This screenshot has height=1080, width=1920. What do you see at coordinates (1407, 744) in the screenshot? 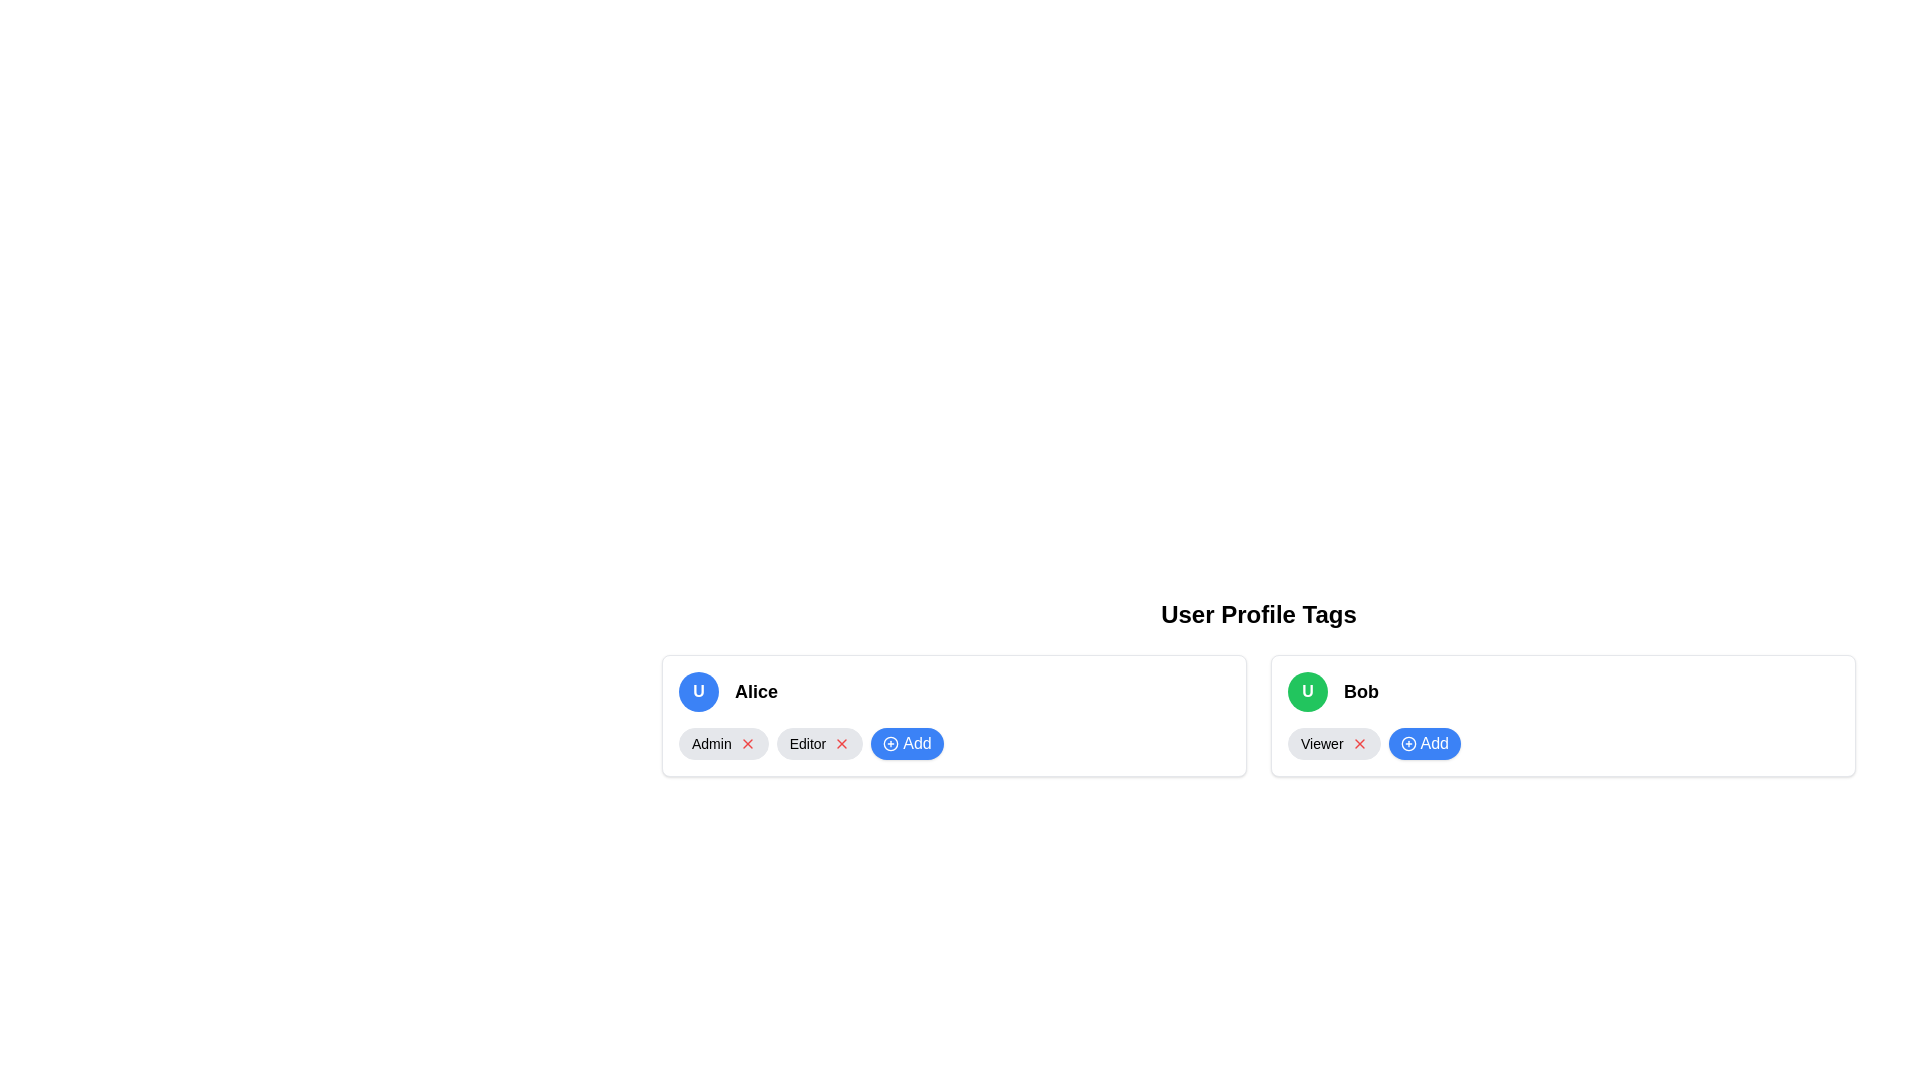
I see `the circular outline icon representing the 'Add' functionality, which is part of the 'plus-circle' icon located to the right of the 'Bob' profile tag area` at bounding box center [1407, 744].